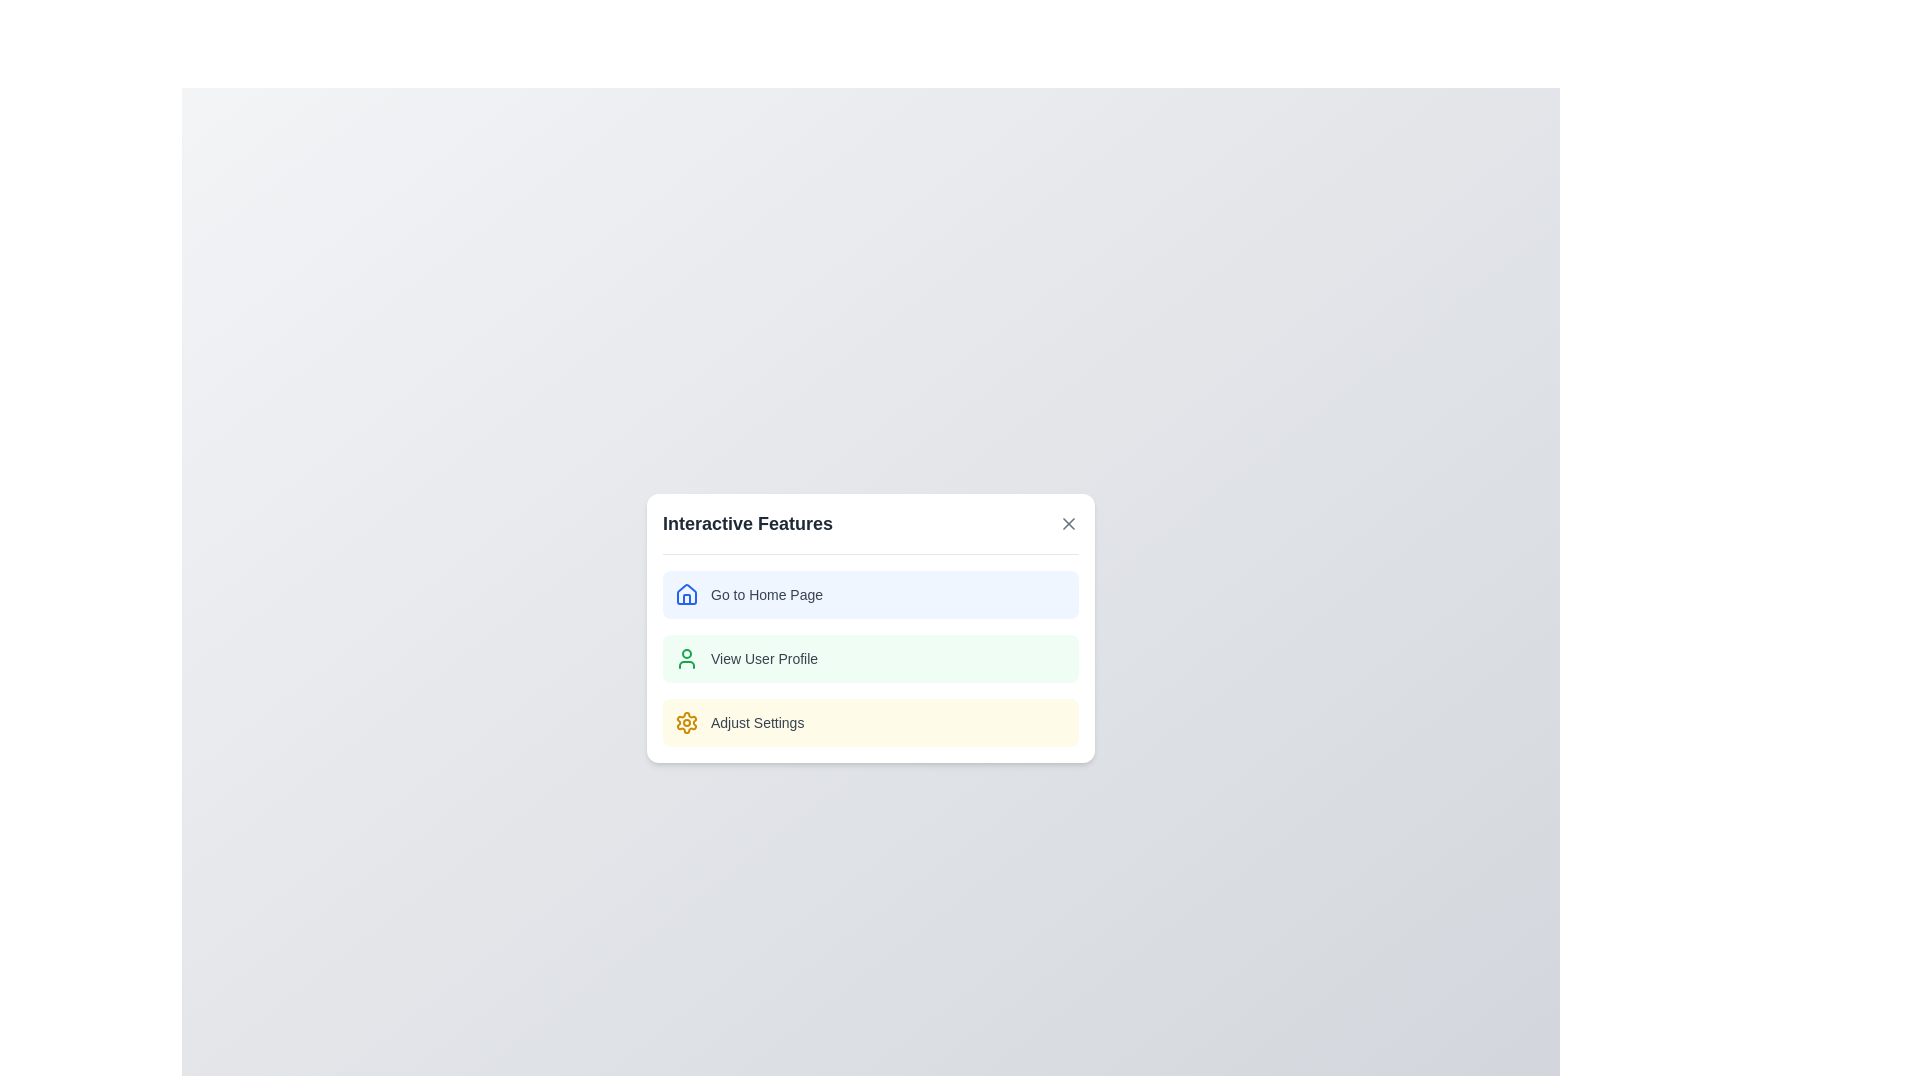 The image size is (1920, 1080). What do you see at coordinates (870, 627) in the screenshot?
I see `the modal box titled 'Interactive Features'` at bounding box center [870, 627].